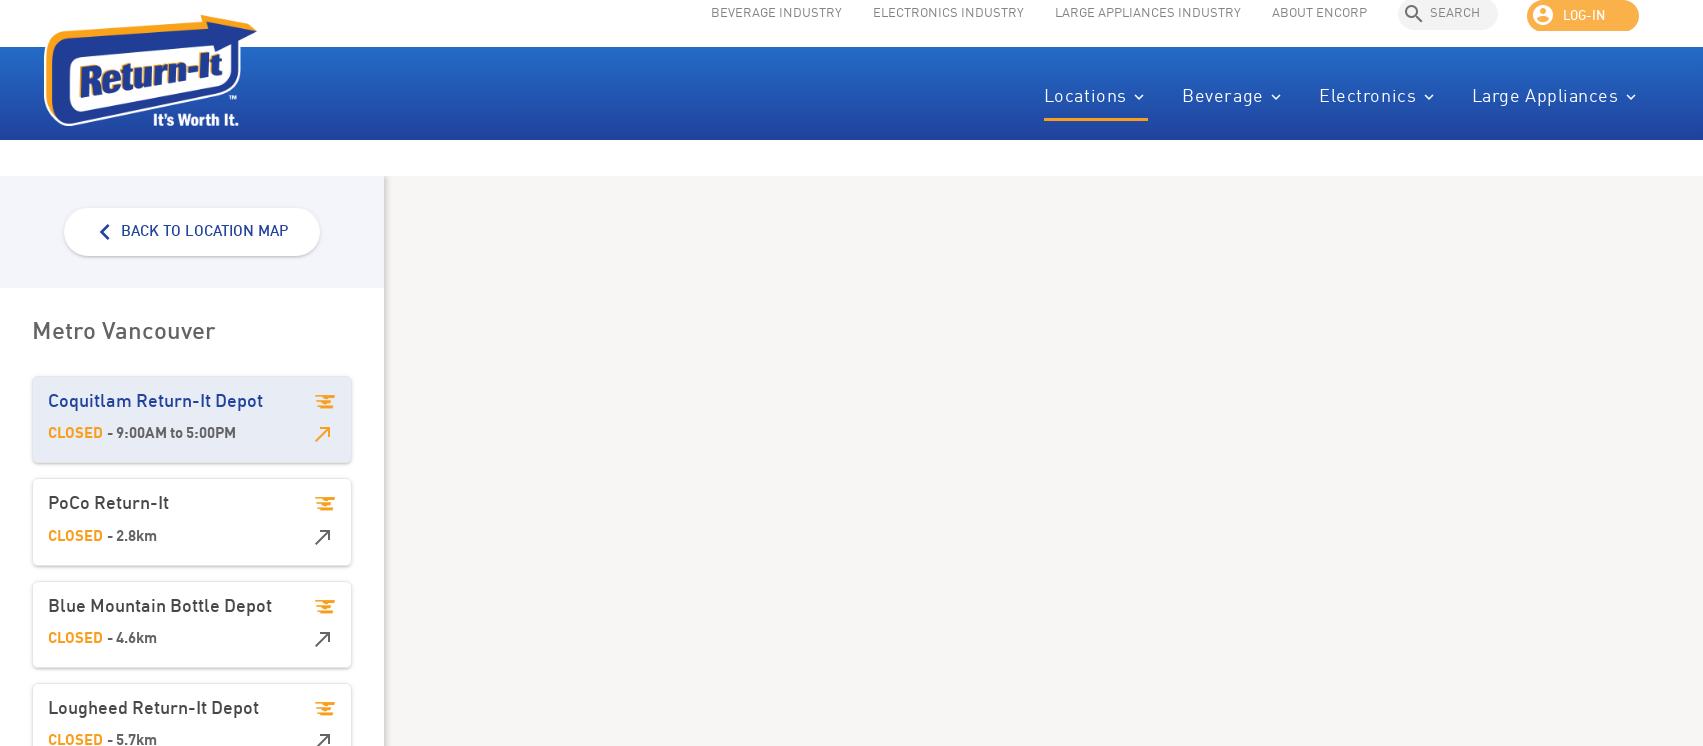  Describe the element at coordinates (551, 466) in the screenshot. I see `'Thursday'` at that location.